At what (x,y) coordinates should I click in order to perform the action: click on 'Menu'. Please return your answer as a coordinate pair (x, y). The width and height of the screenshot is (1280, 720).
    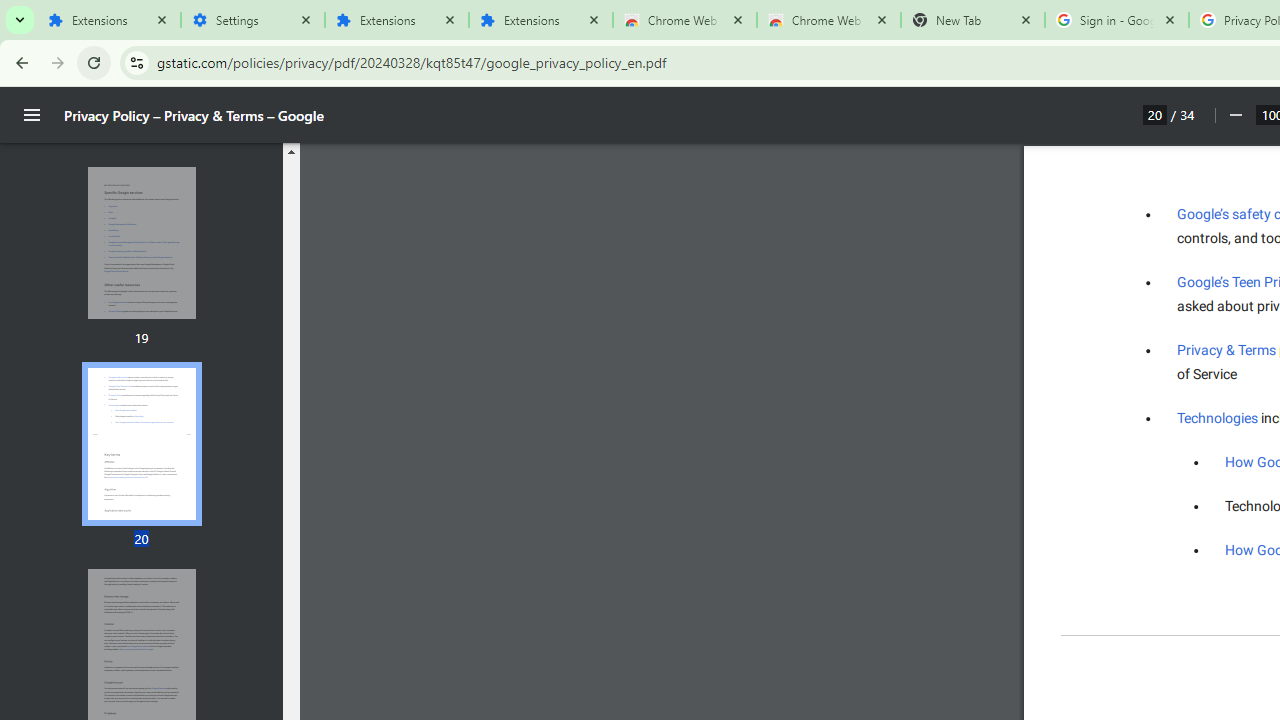
    Looking at the image, I should click on (32, 115).